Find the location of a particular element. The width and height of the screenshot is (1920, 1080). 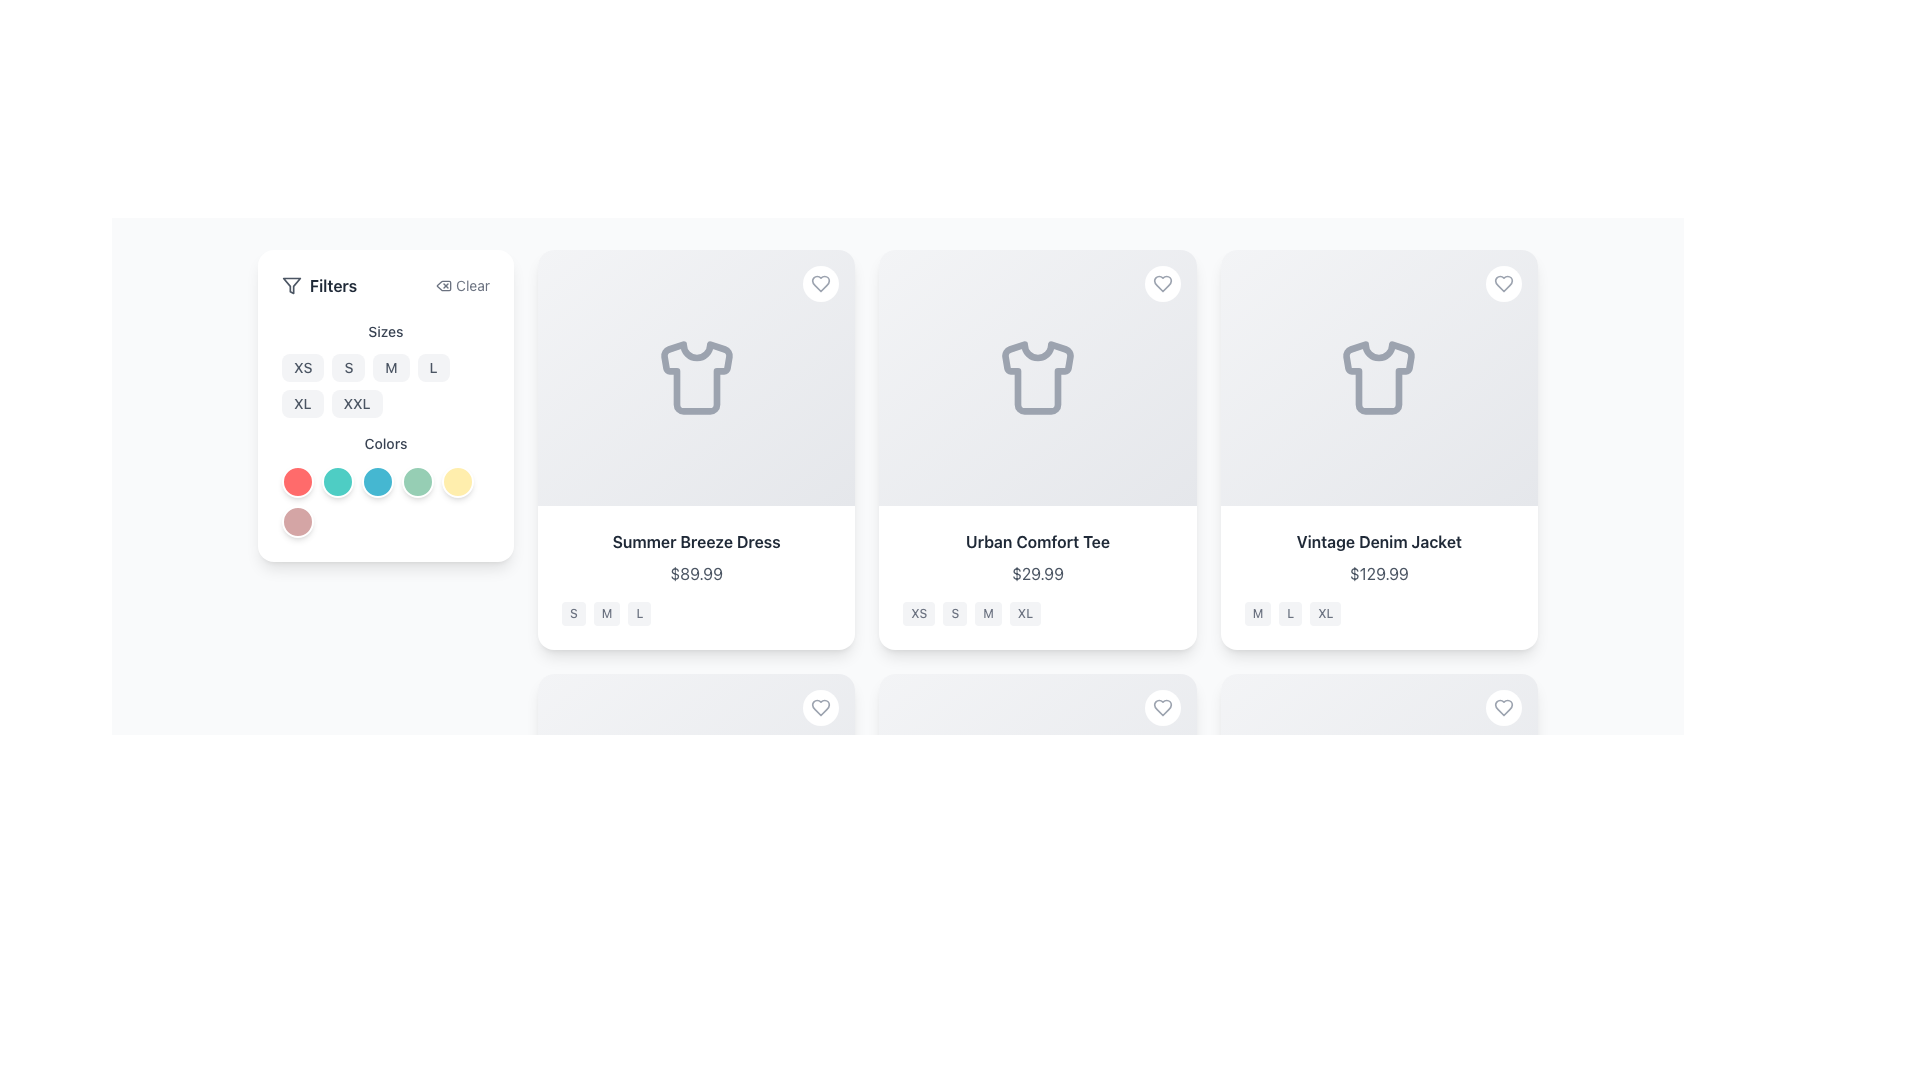

the category label that provides context for the size options, located in the filtering section on the left side of the interface is located at coordinates (385, 330).